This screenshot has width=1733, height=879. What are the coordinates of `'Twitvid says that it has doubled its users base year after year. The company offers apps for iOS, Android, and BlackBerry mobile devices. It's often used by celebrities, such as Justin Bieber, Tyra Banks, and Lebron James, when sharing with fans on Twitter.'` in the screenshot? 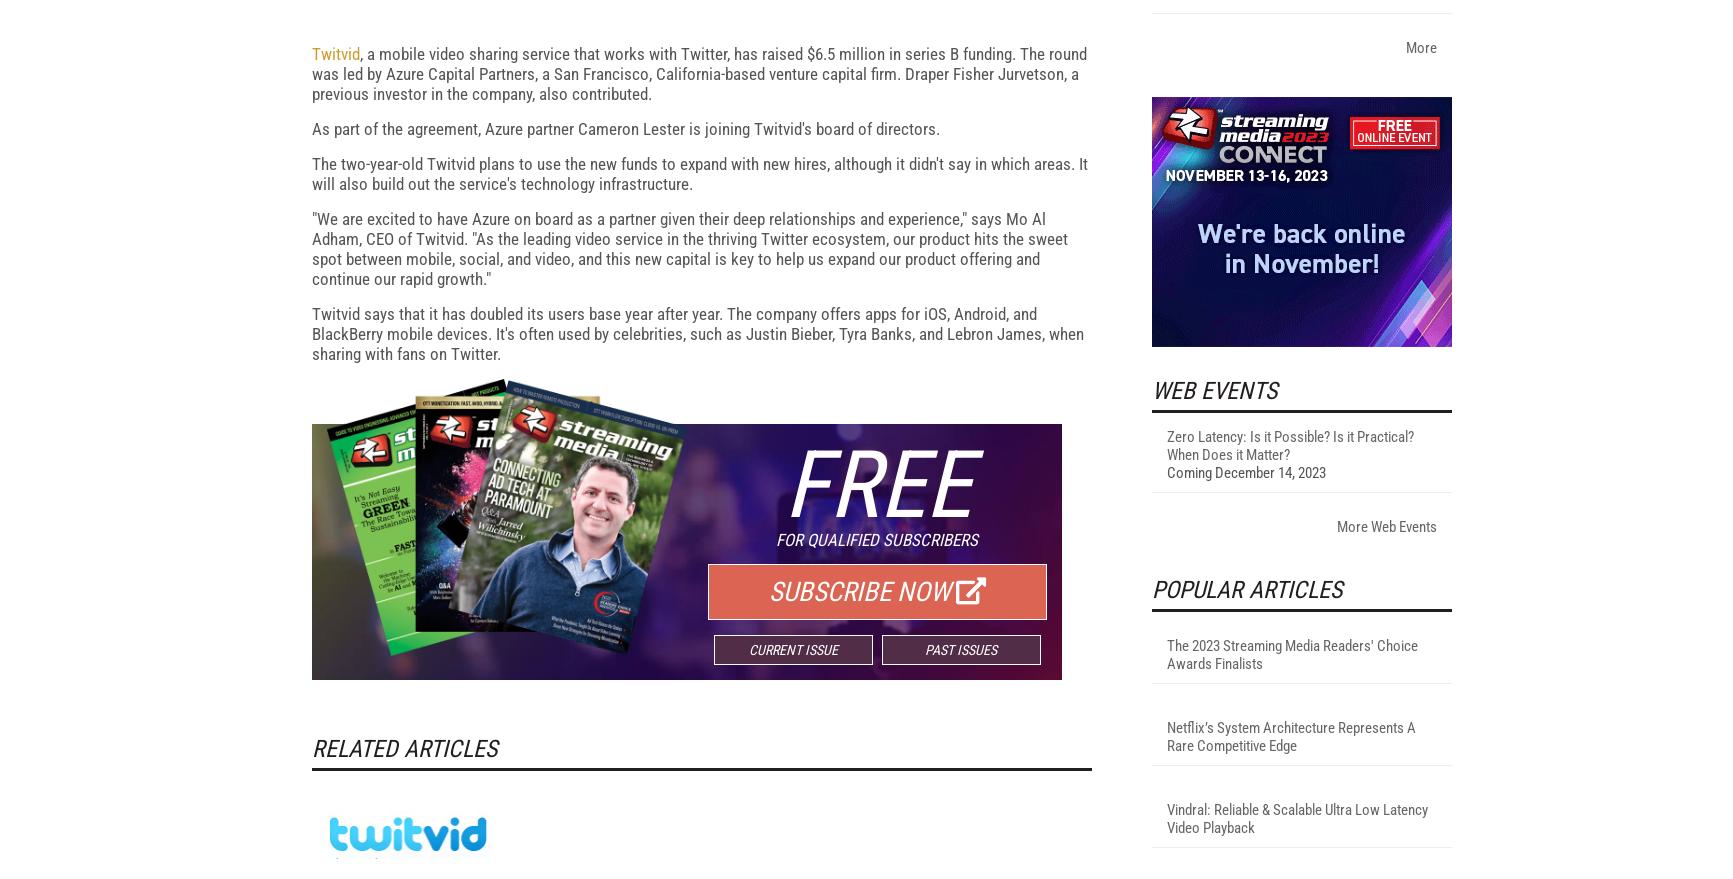 It's located at (697, 593).